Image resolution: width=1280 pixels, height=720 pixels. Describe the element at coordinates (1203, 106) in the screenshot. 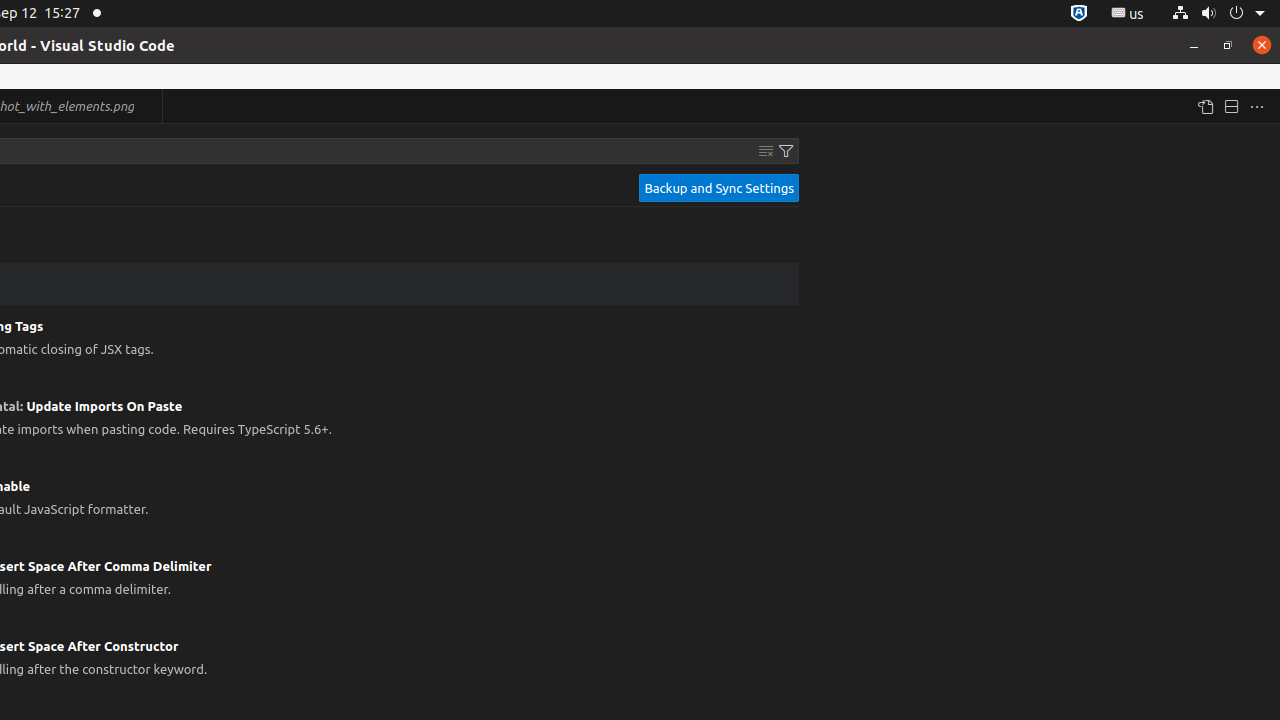

I see `'Open Settings (JSON)'` at that location.